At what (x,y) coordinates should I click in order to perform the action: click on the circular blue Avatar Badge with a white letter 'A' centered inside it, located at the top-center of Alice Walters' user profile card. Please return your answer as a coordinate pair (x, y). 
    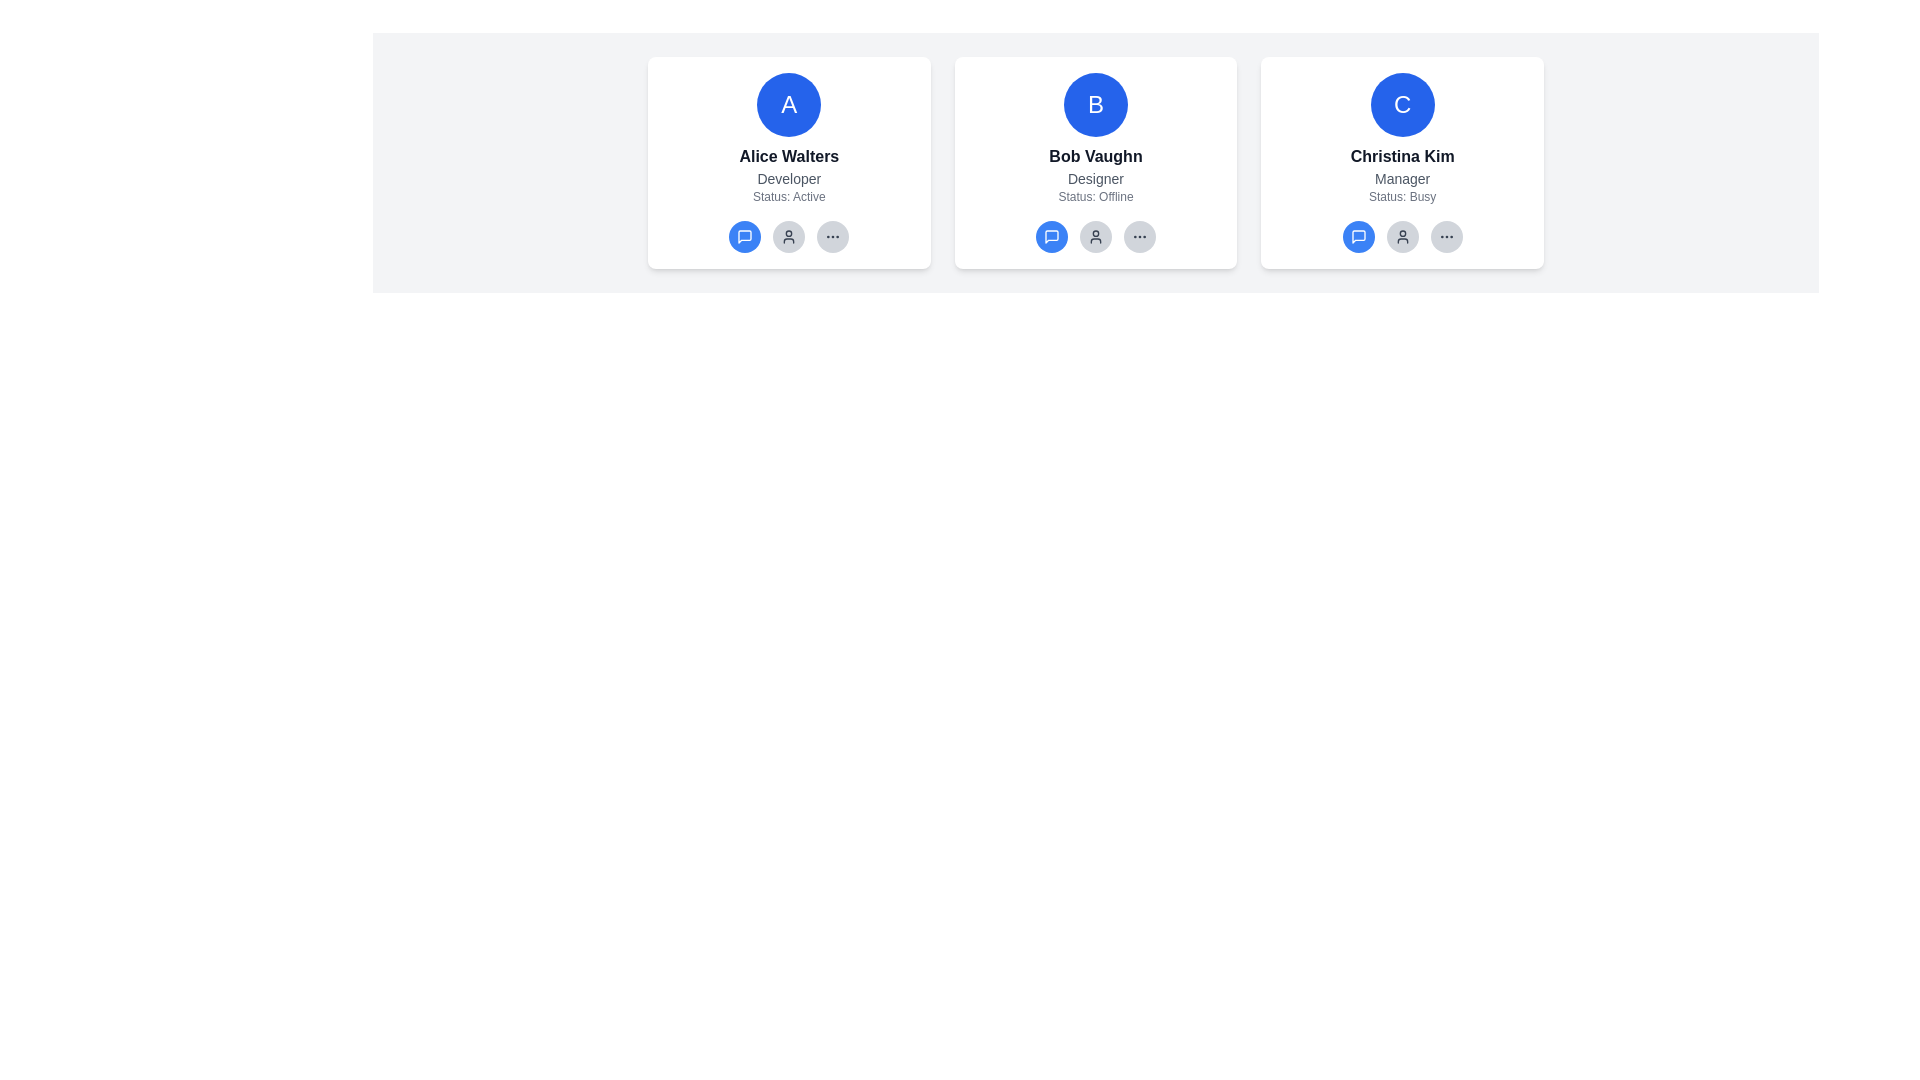
    Looking at the image, I should click on (788, 104).